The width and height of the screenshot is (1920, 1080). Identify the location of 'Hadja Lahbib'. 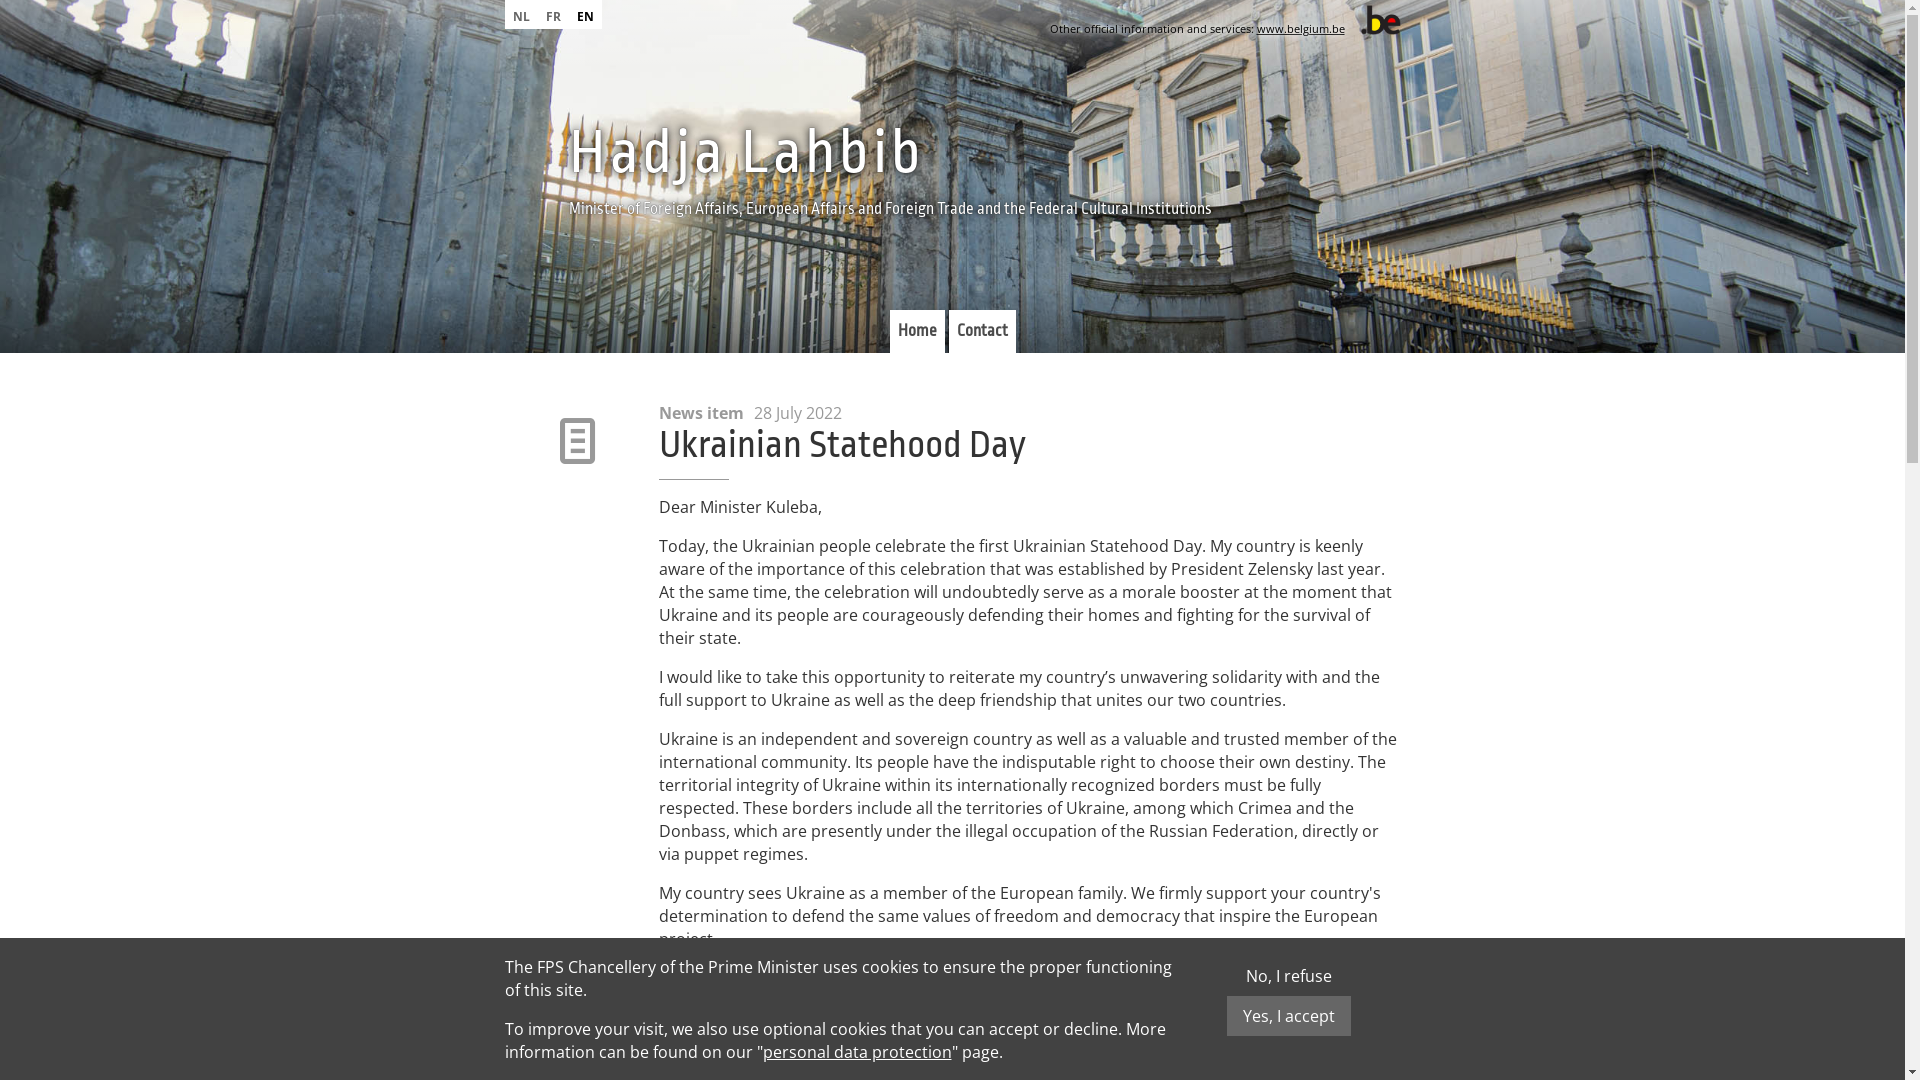
(566, 152).